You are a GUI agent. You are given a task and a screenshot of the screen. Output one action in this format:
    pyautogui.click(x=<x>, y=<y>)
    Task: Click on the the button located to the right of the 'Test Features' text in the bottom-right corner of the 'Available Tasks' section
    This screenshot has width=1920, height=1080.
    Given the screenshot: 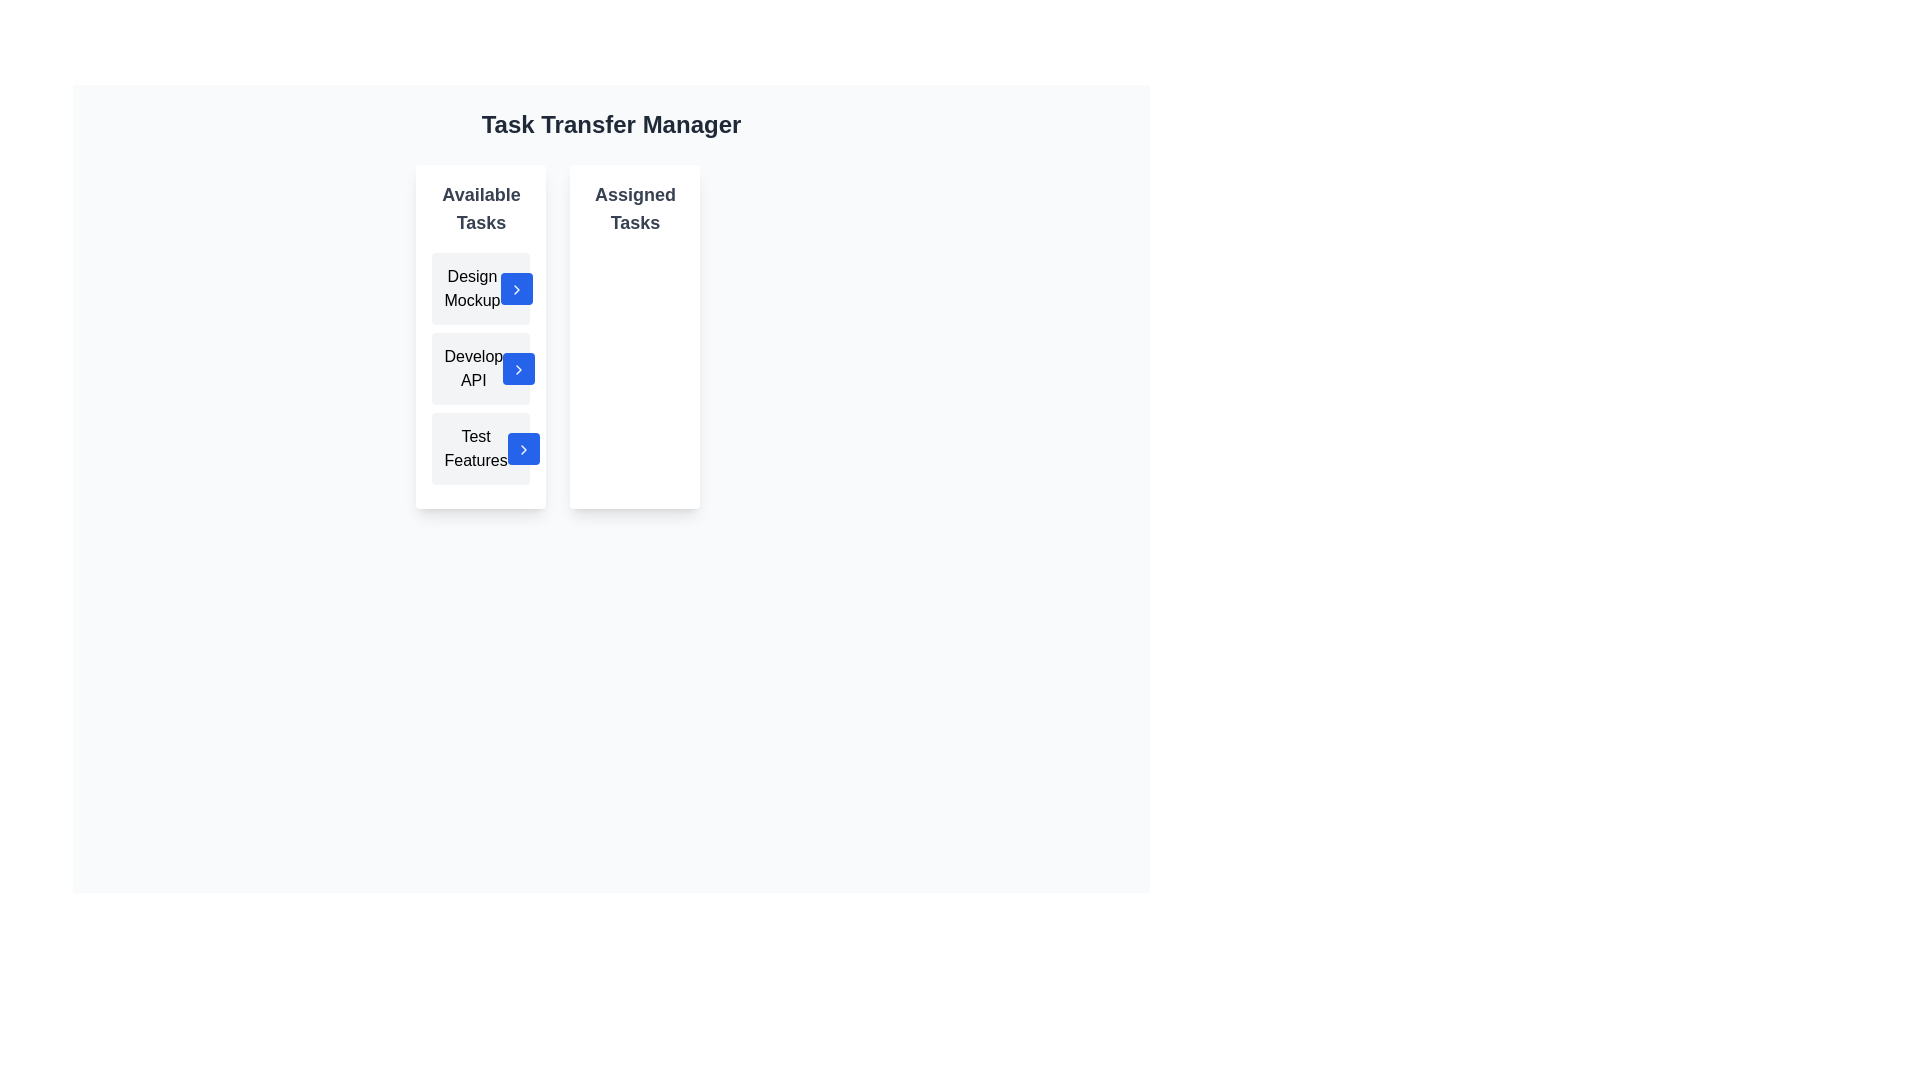 What is the action you would take?
    pyautogui.click(x=523, y=447)
    